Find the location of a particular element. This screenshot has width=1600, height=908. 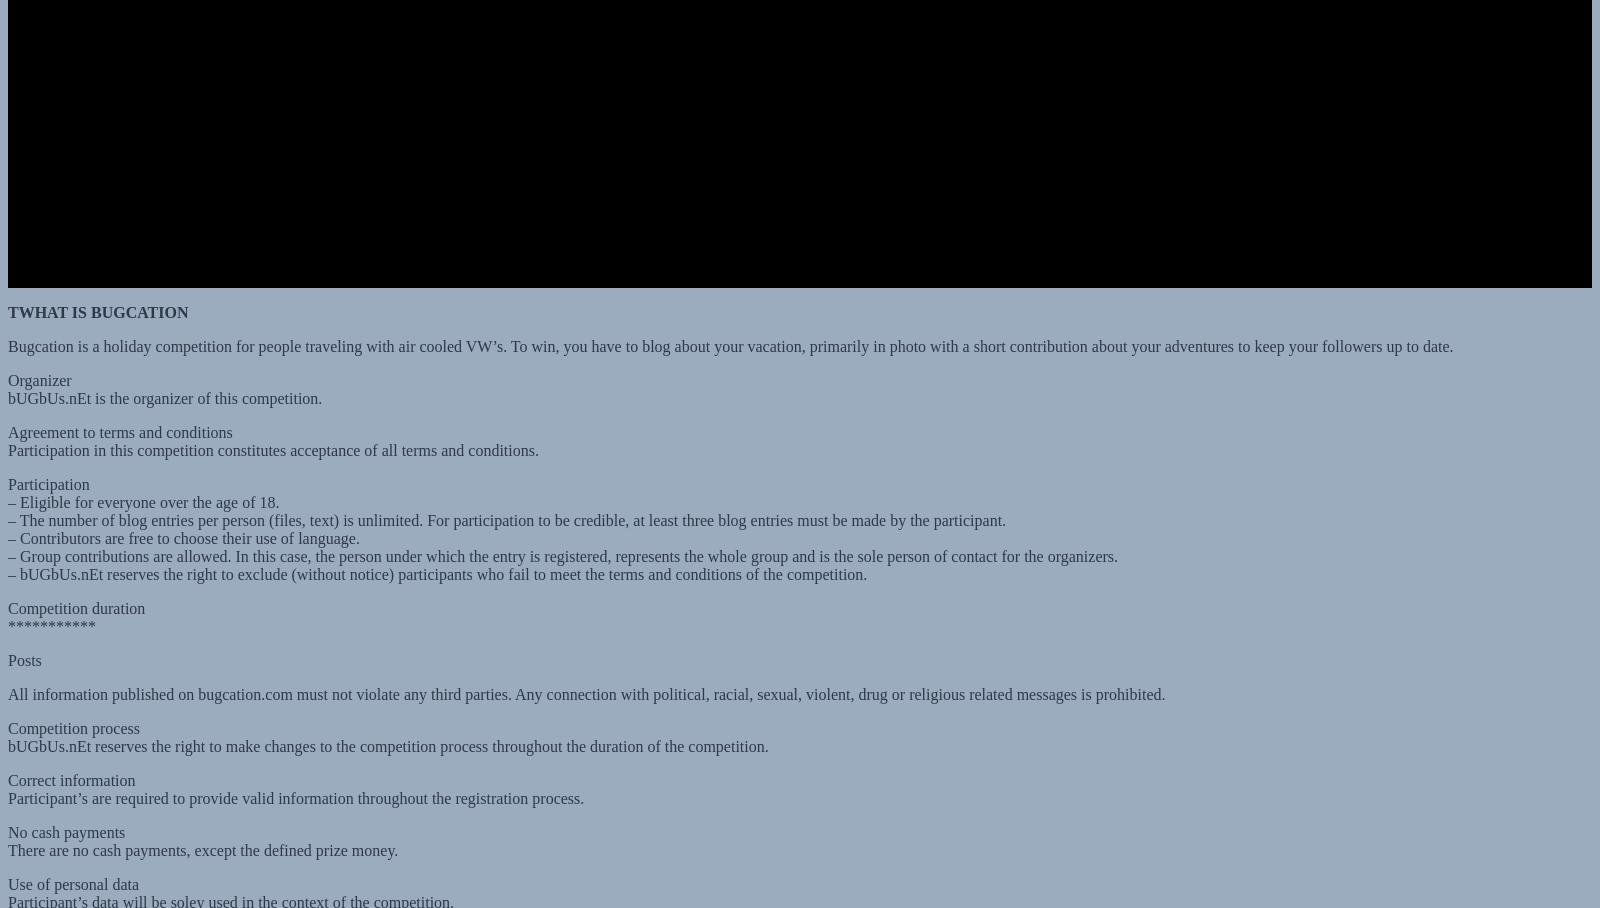

'bUGbUs.nEt is the organizer of this competition.' is located at coordinates (163, 378).